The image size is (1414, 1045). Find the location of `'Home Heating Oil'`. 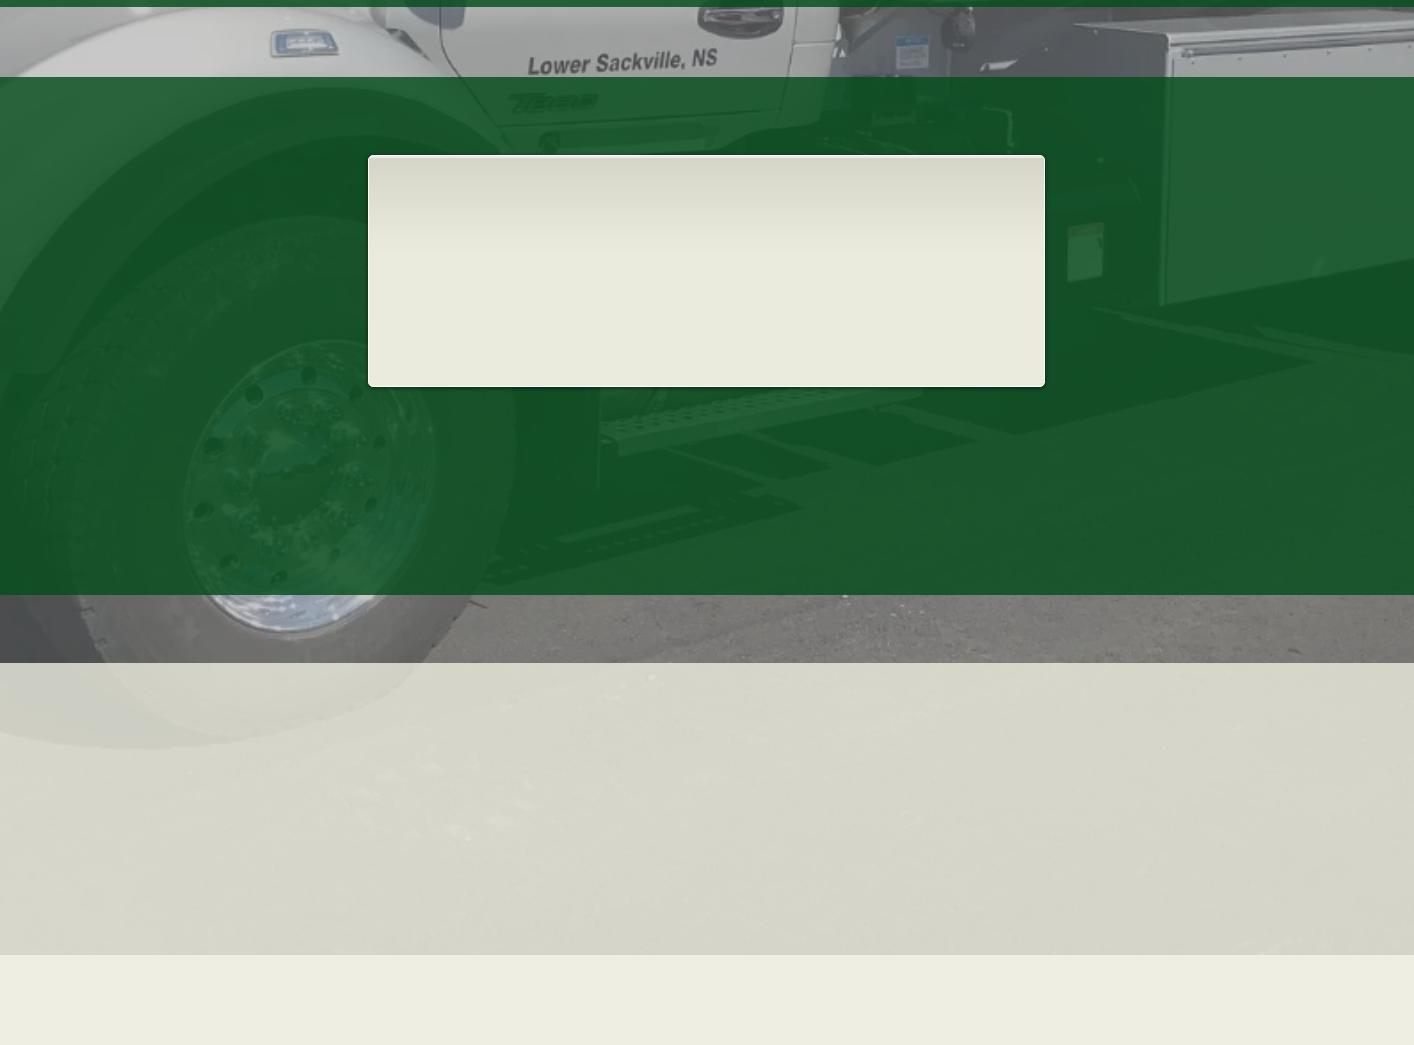

'Home Heating Oil' is located at coordinates (703, 179).